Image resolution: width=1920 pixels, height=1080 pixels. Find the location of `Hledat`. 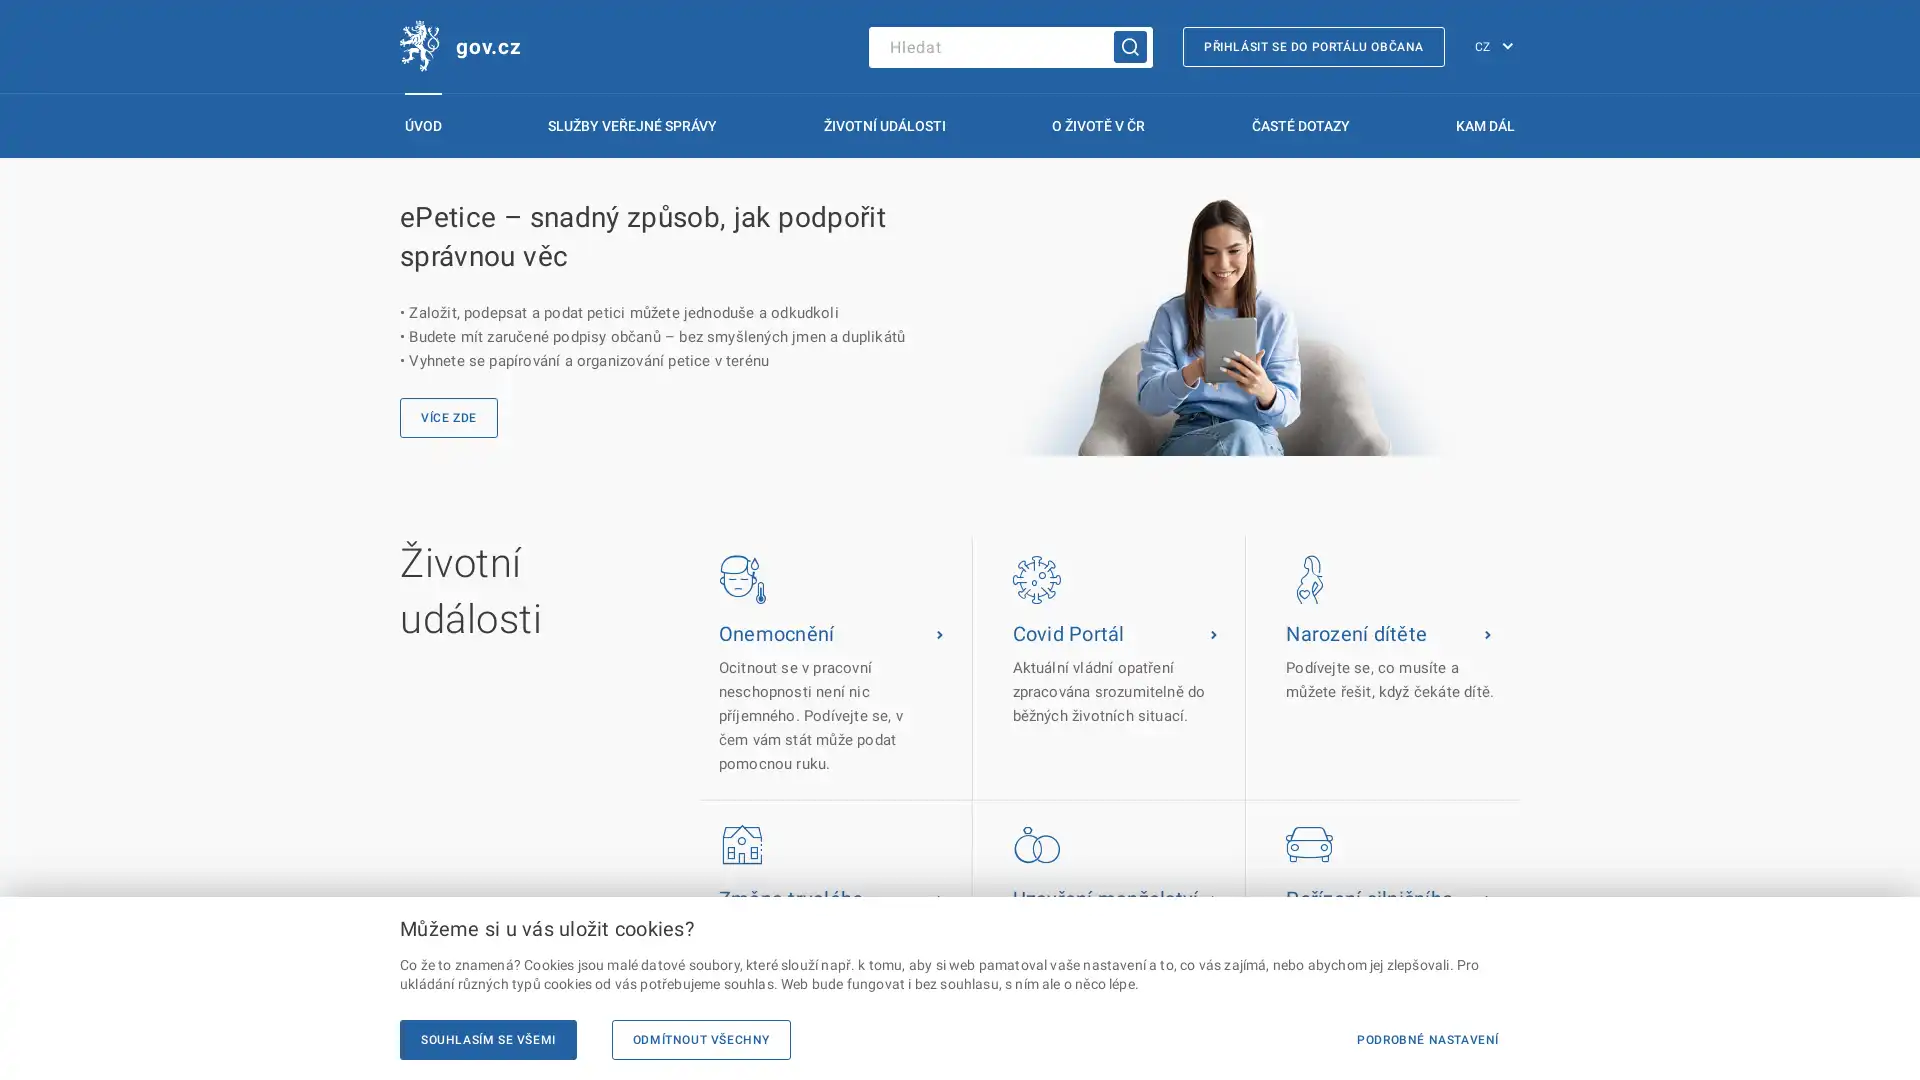

Hledat is located at coordinates (1130, 45).